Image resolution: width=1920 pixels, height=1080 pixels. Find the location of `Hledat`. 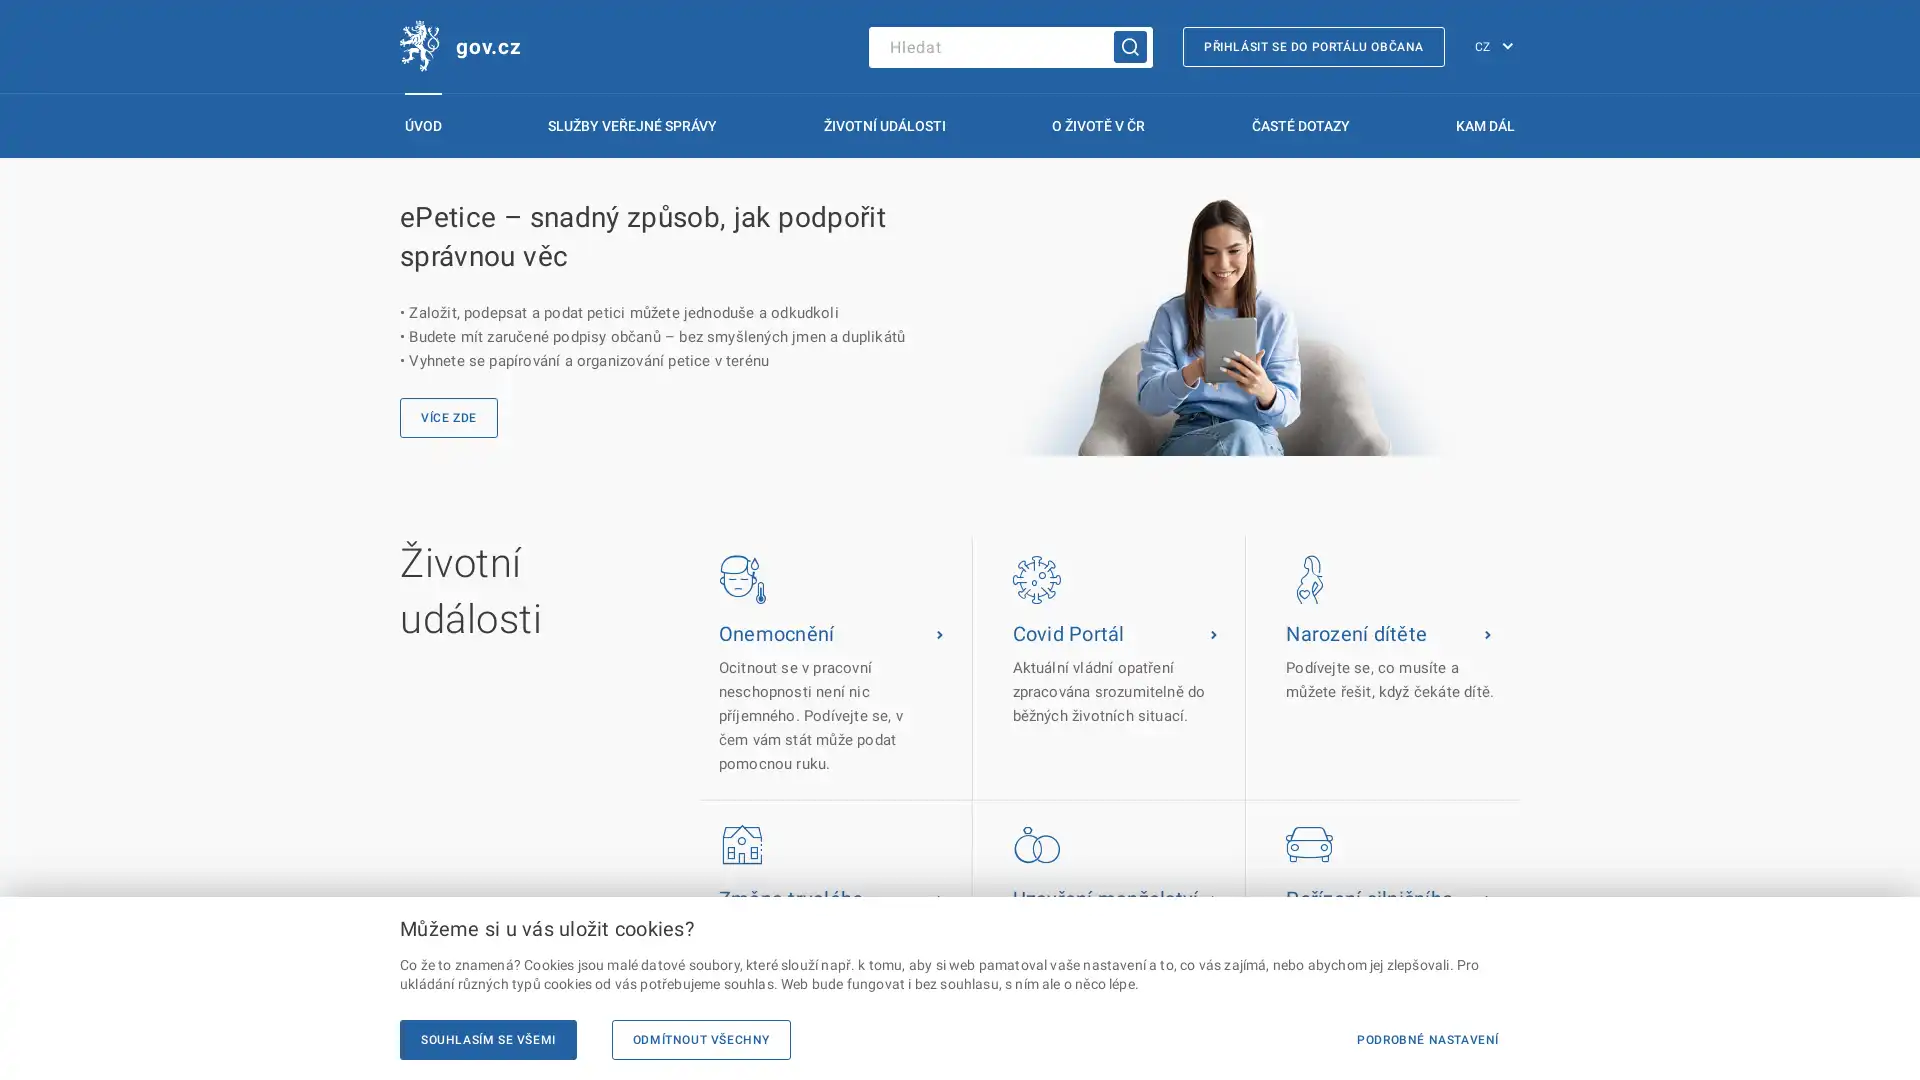

Hledat is located at coordinates (1130, 45).